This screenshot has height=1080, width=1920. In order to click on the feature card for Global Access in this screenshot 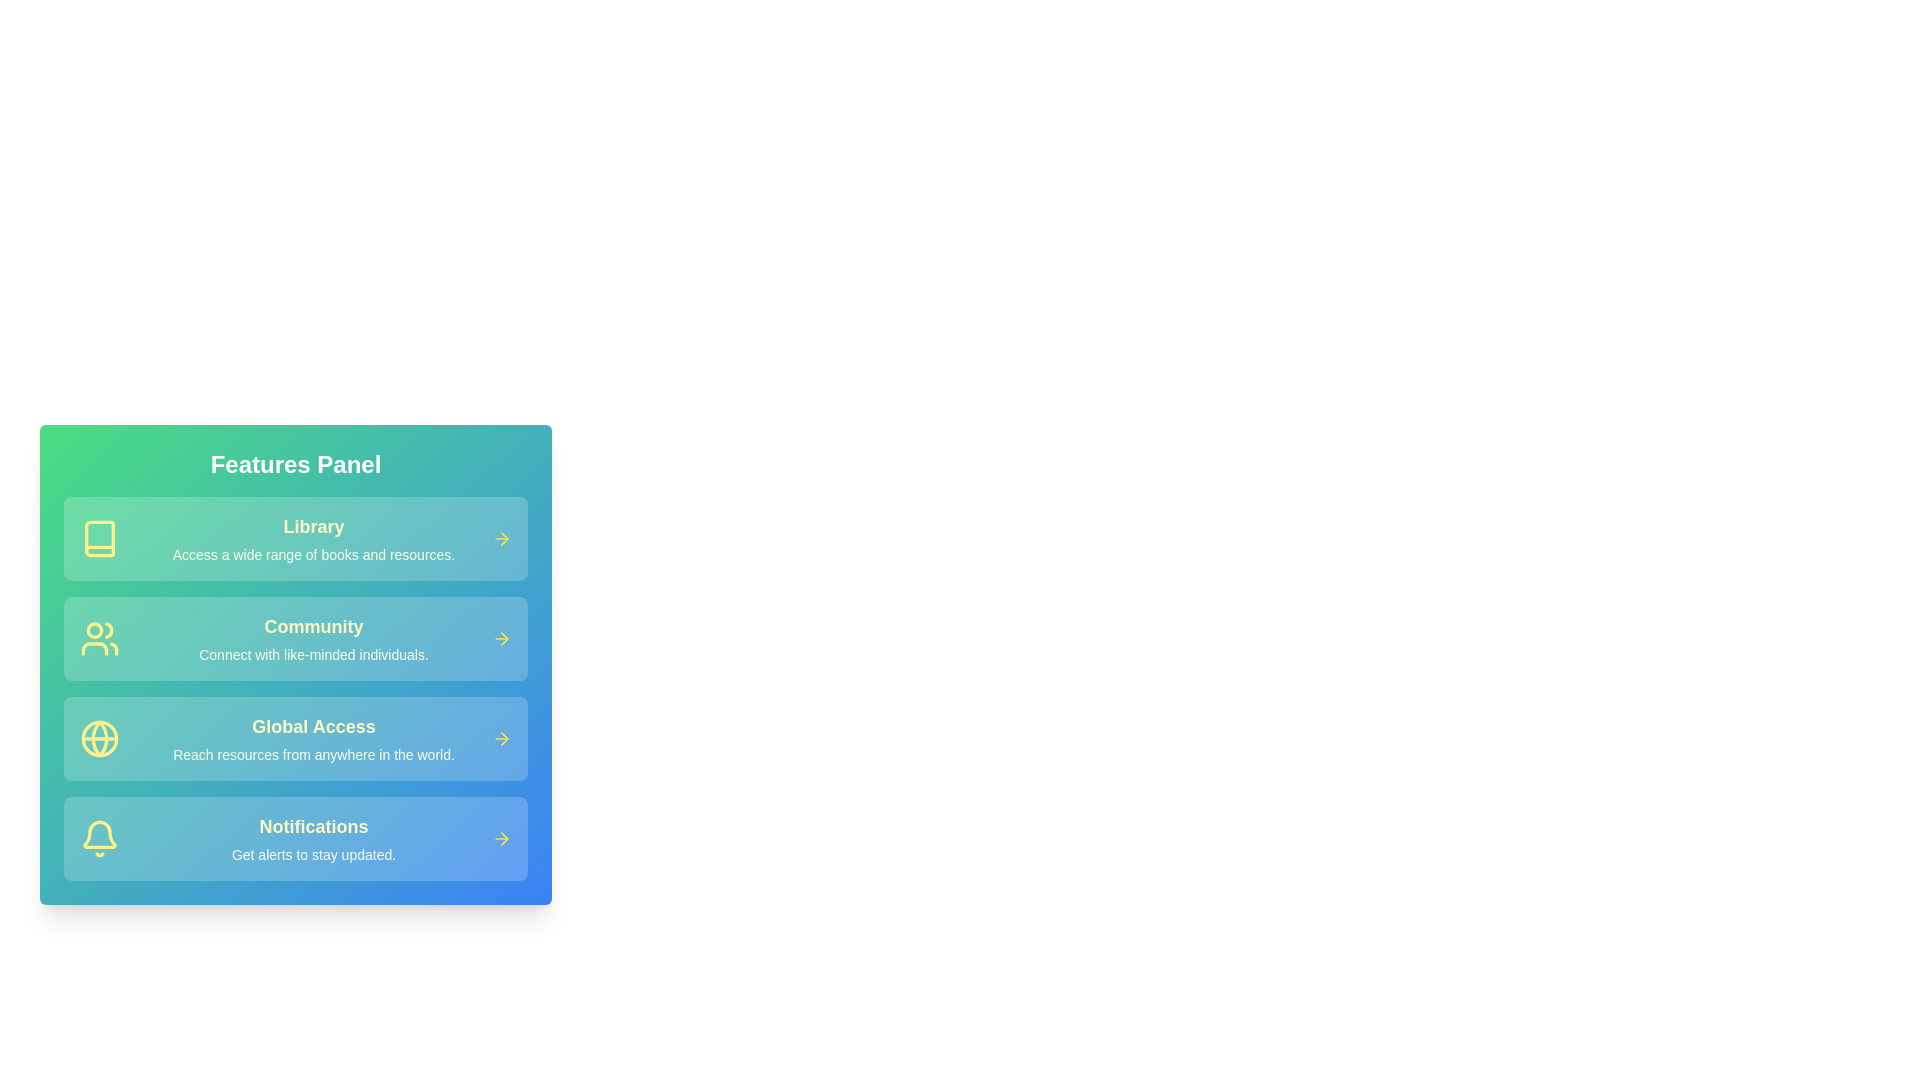, I will do `click(295, 739)`.